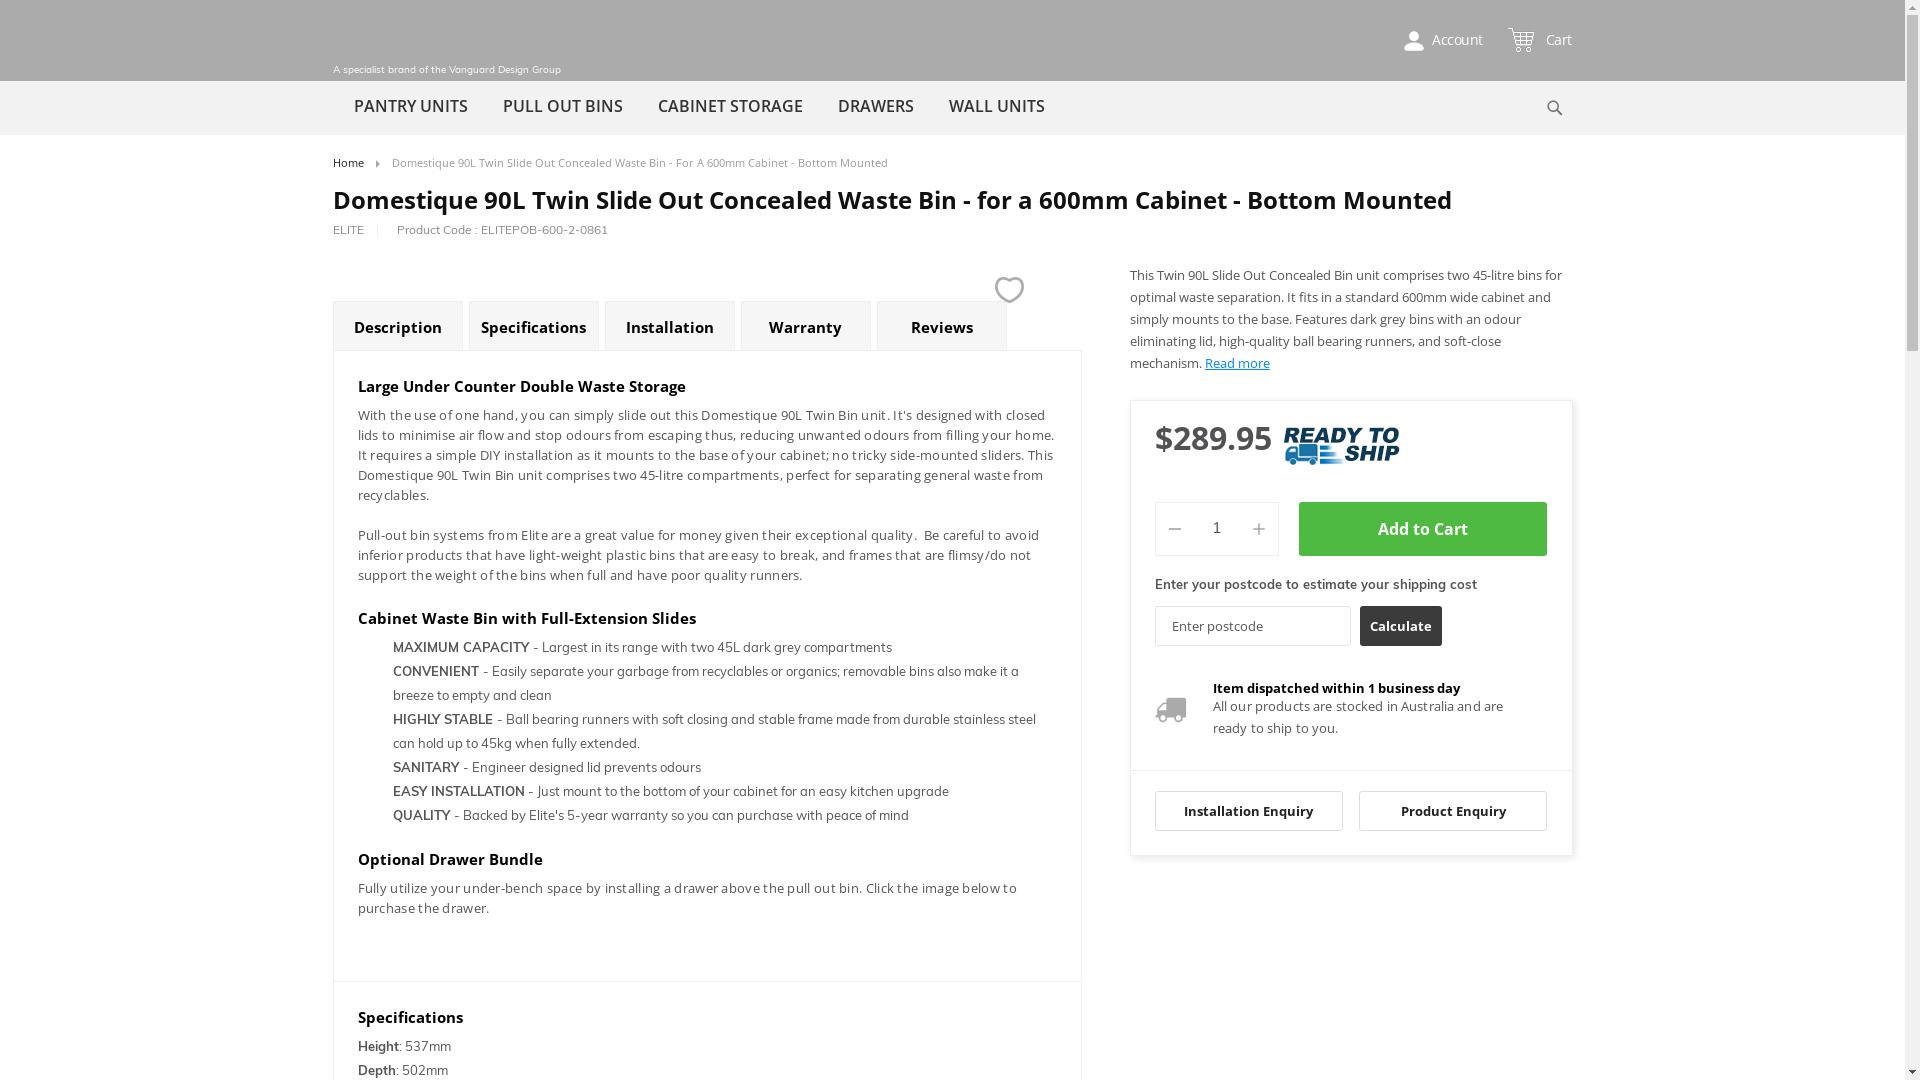 This screenshot has height=1080, width=1920. What do you see at coordinates (347, 161) in the screenshot?
I see `'Home'` at bounding box center [347, 161].